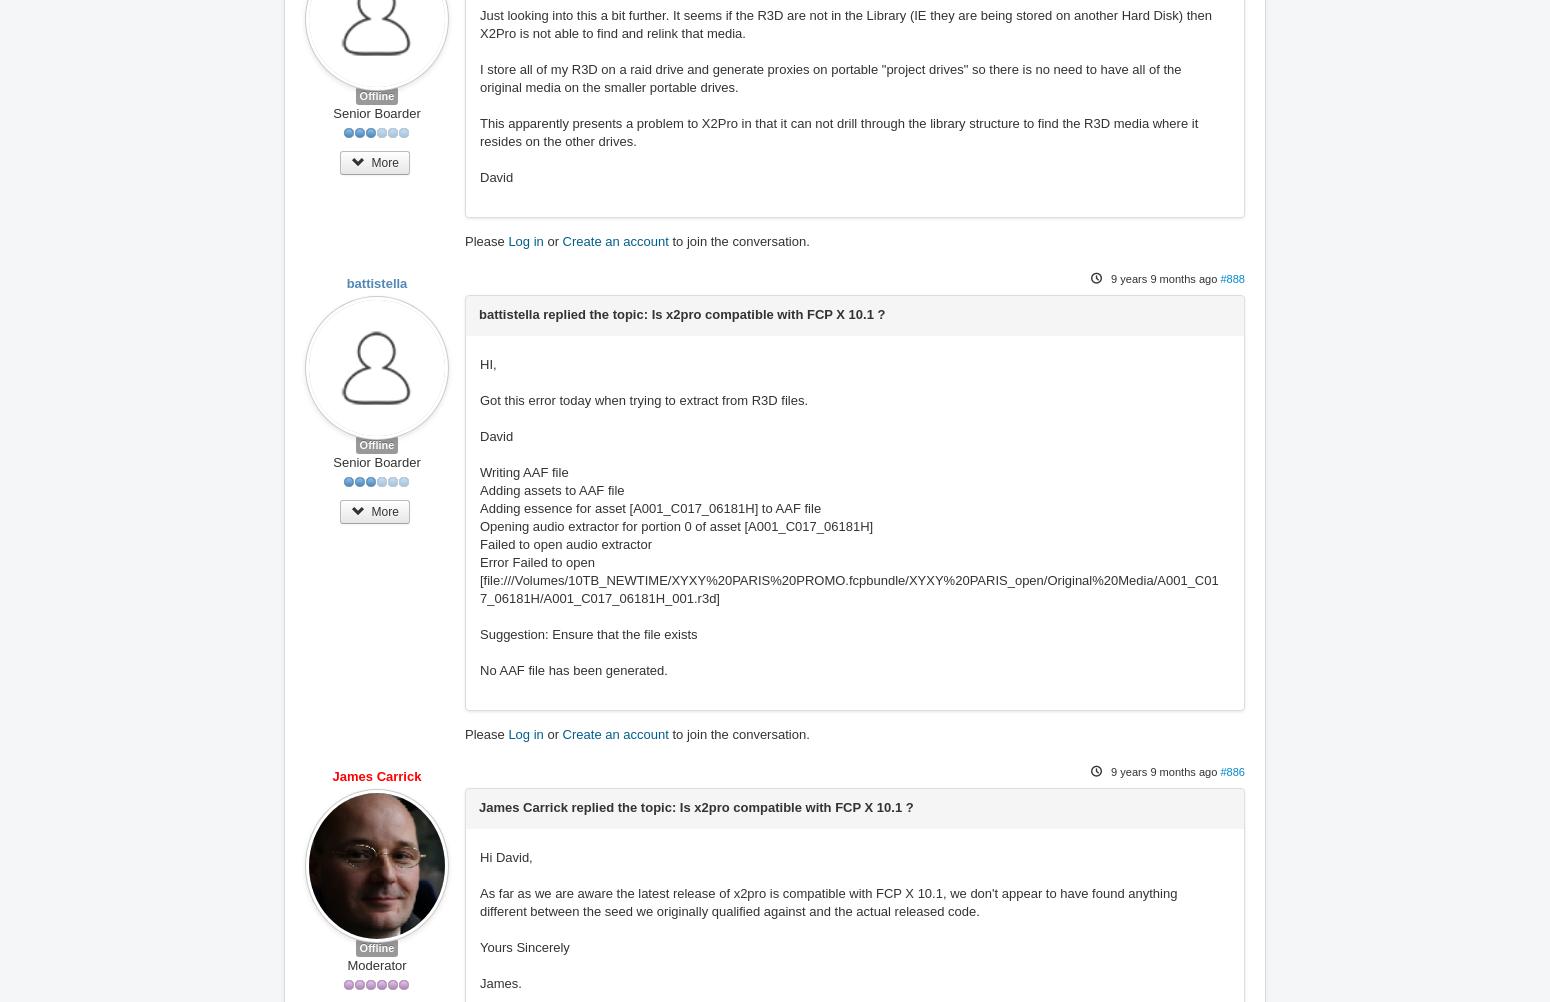  I want to click on 'Writing AAF file', so click(479, 471).